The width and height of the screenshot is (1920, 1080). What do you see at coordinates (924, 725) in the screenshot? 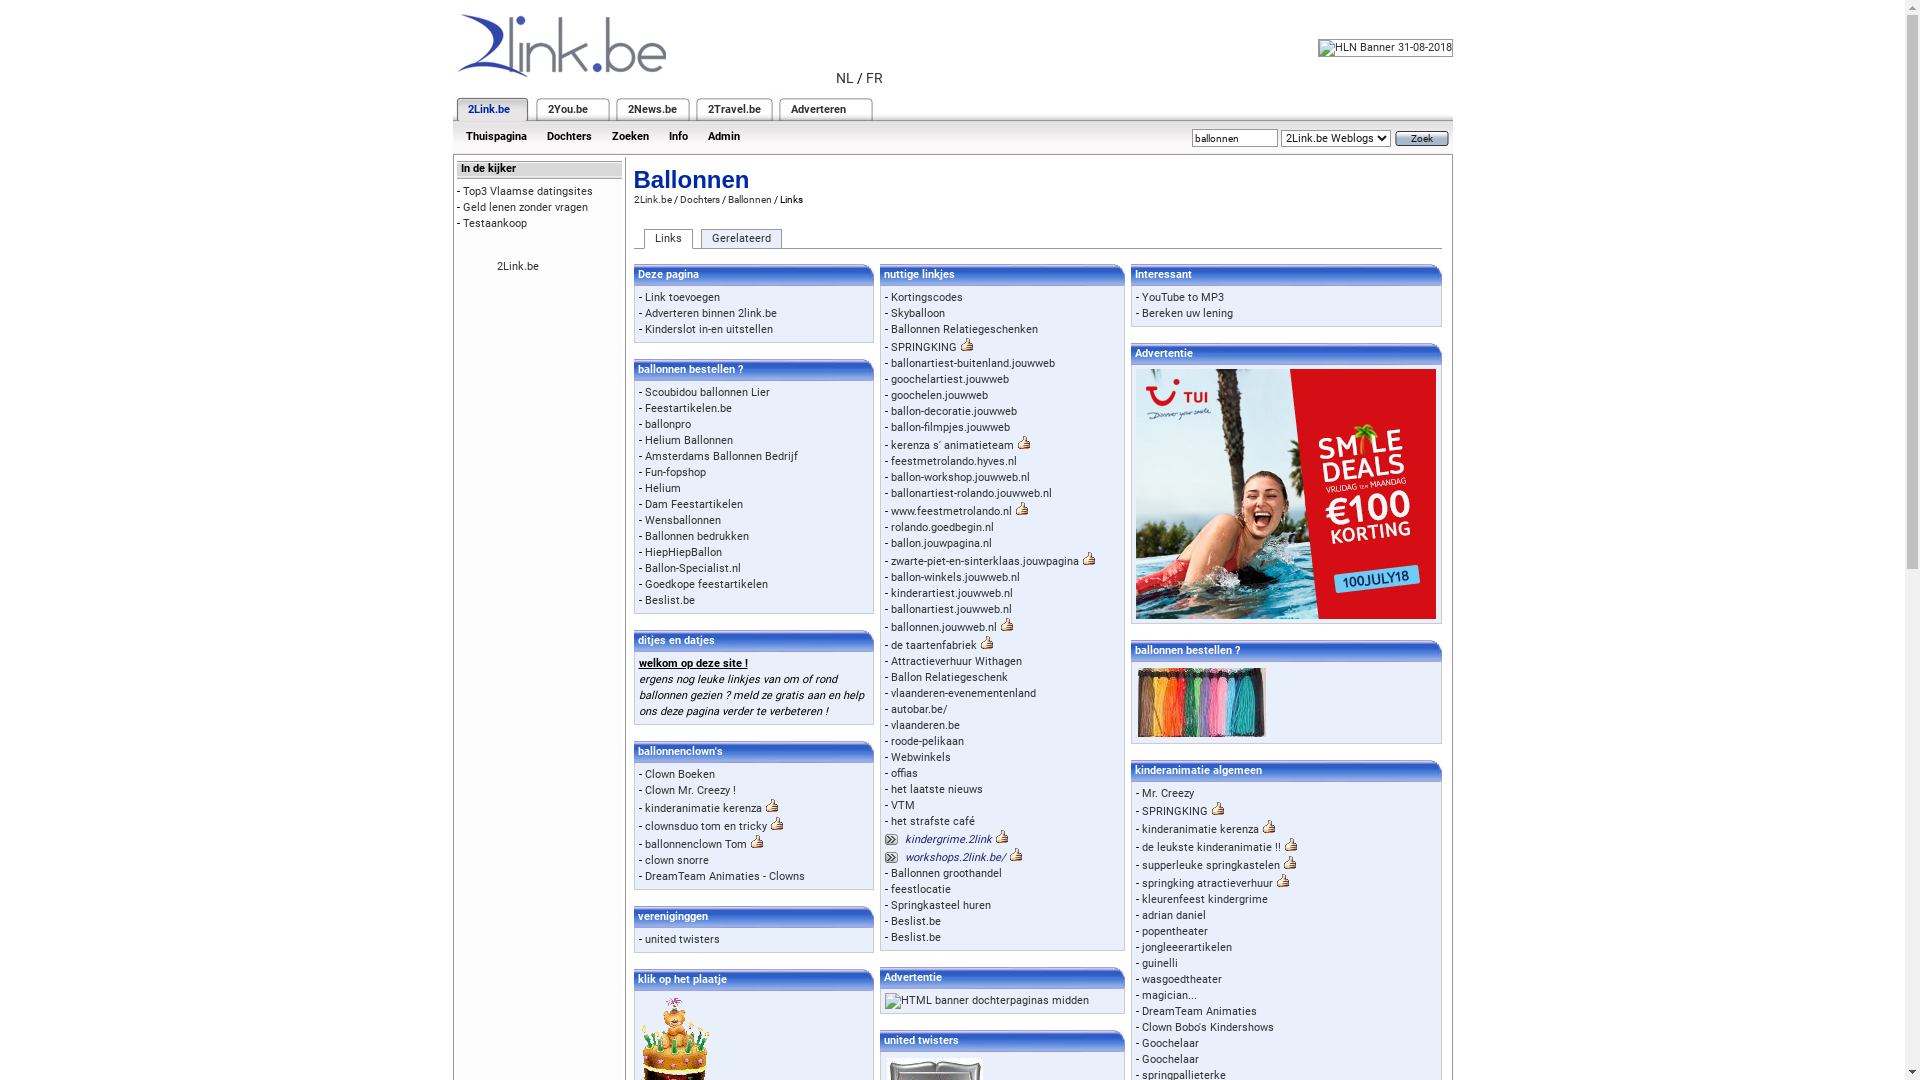
I see `'vlaanderen.be'` at bounding box center [924, 725].